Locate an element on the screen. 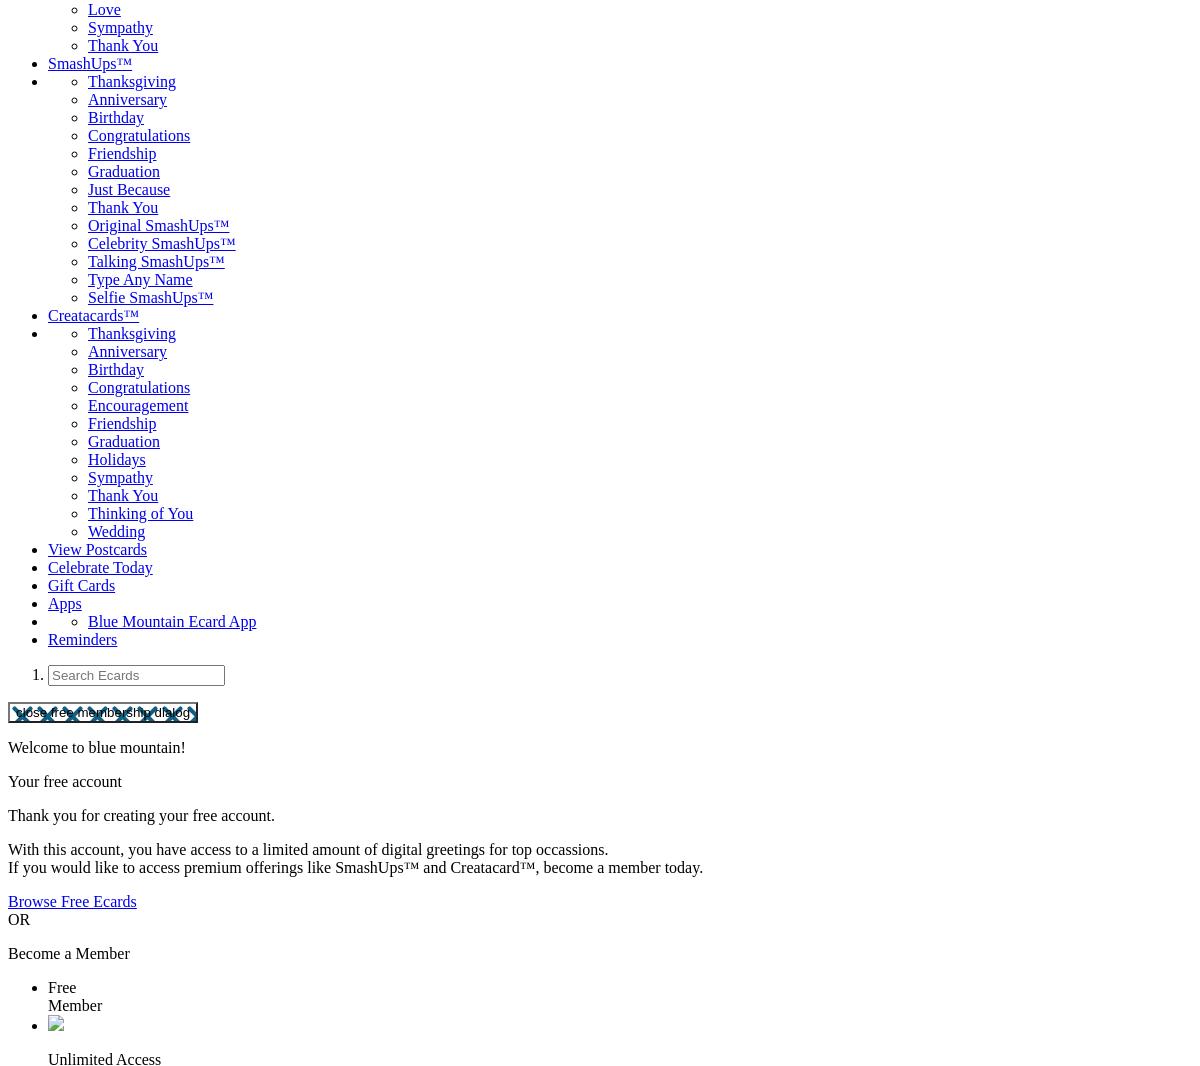  'Become a Member' is located at coordinates (8, 953).